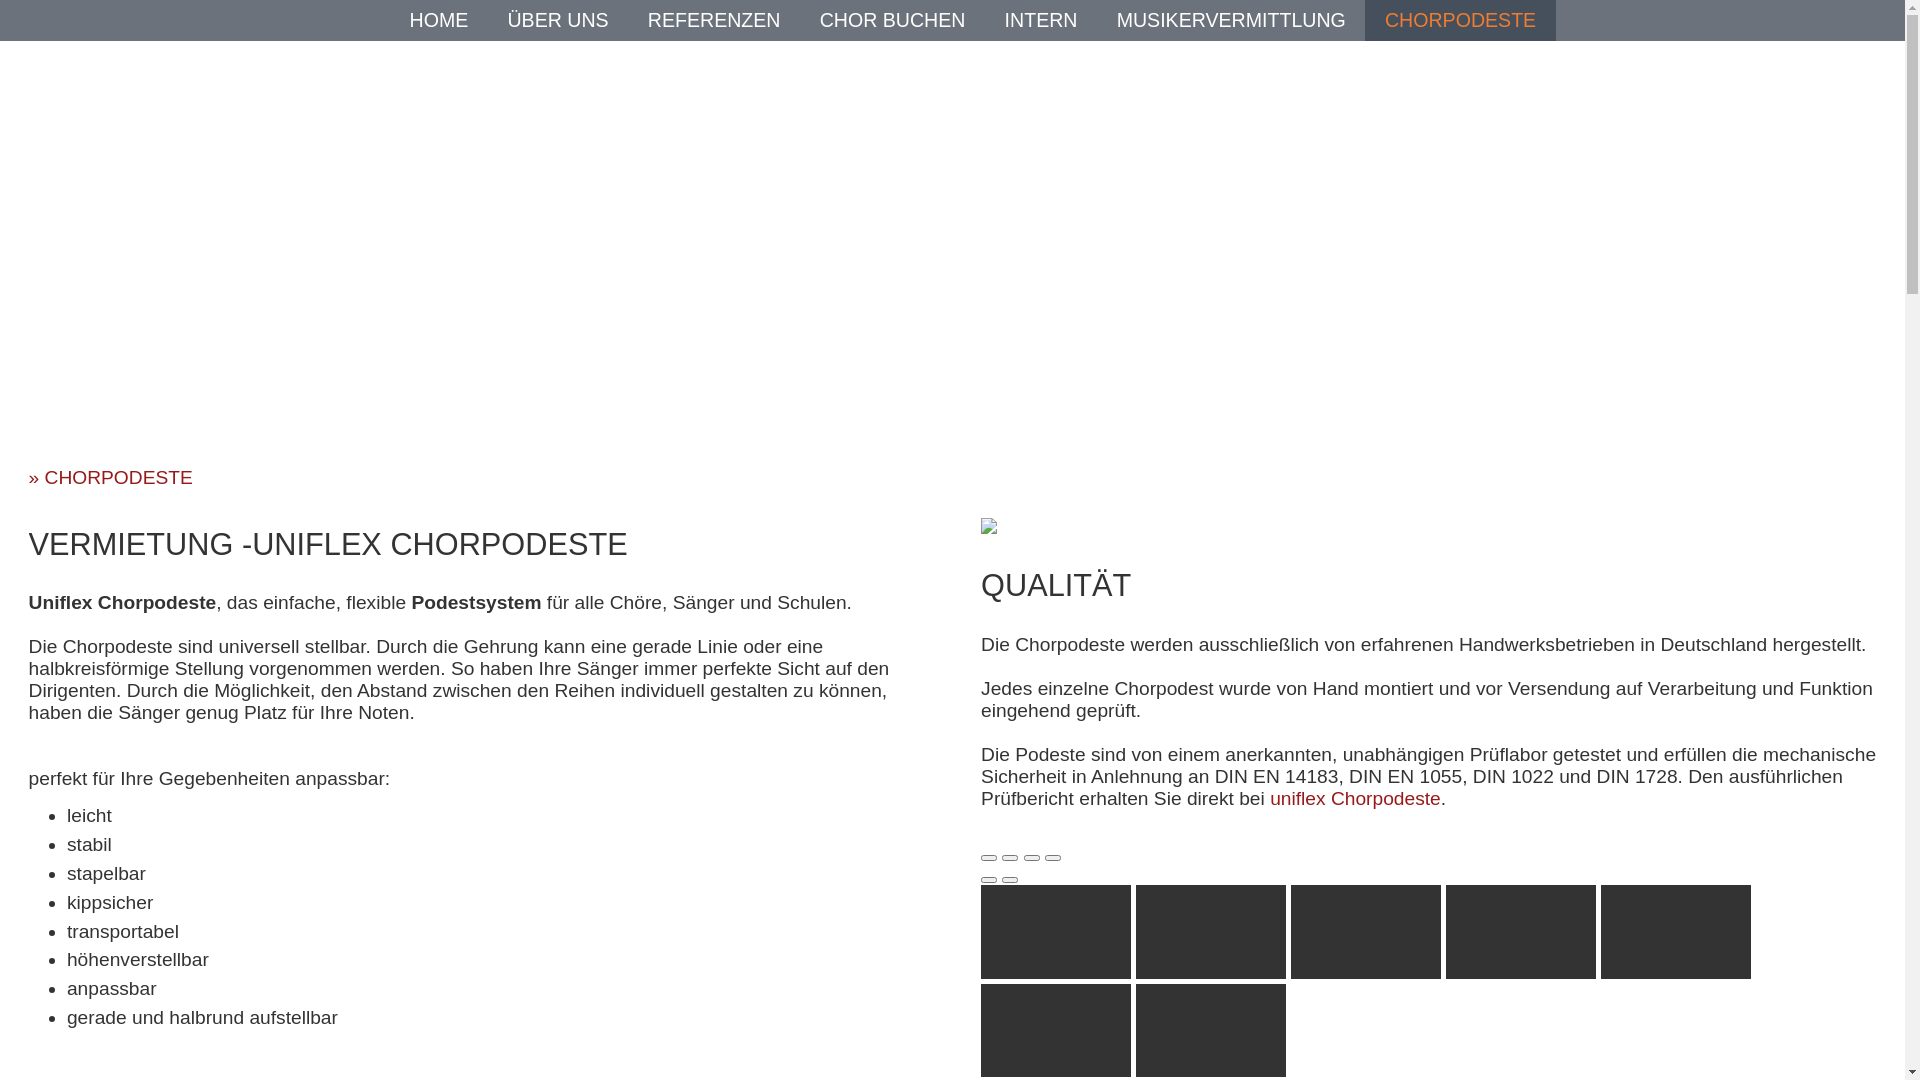 The height and width of the screenshot is (1080, 1920). I want to click on 'Close (Esc)', so click(980, 856).